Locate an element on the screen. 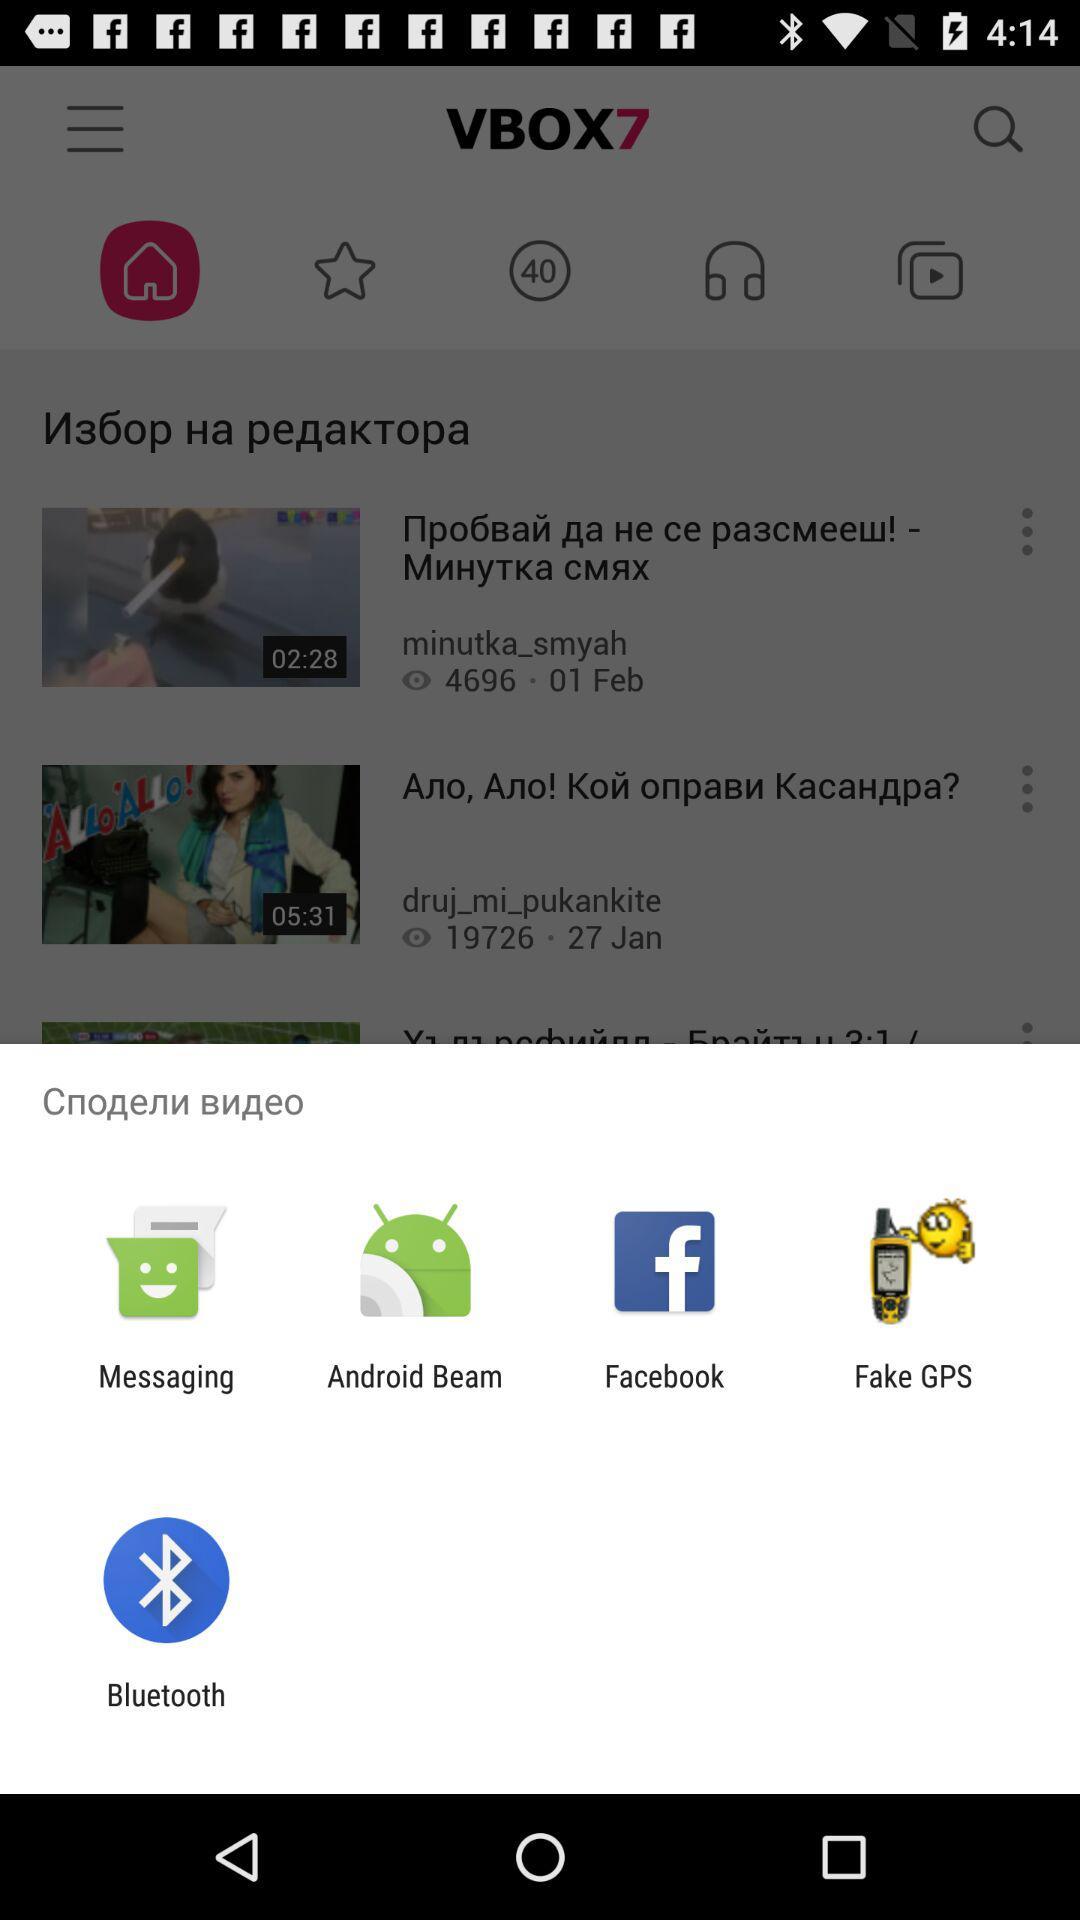 Image resolution: width=1080 pixels, height=1920 pixels. the android beam item is located at coordinates (414, 1392).